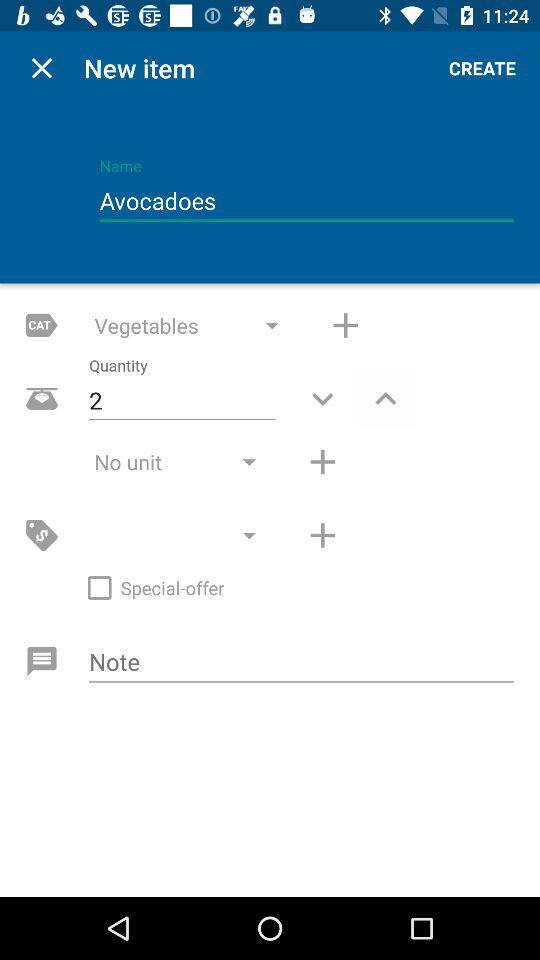  Describe the element at coordinates (322, 462) in the screenshot. I see `number increasing` at that location.